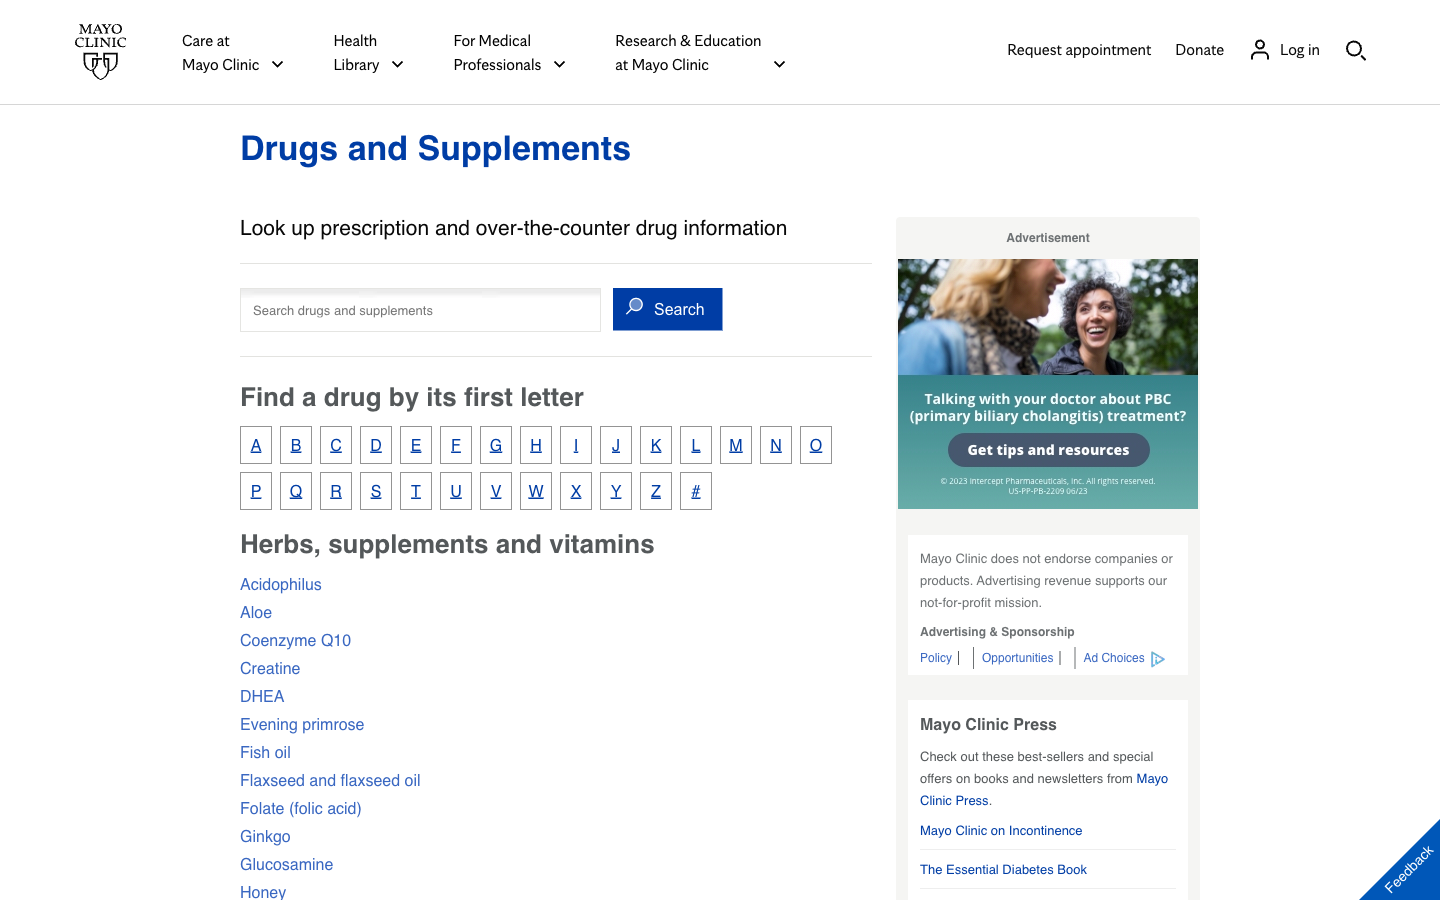  Describe the element at coordinates (299, 807) in the screenshot. I see `Discover the impact of folic acid on human body` at that location.